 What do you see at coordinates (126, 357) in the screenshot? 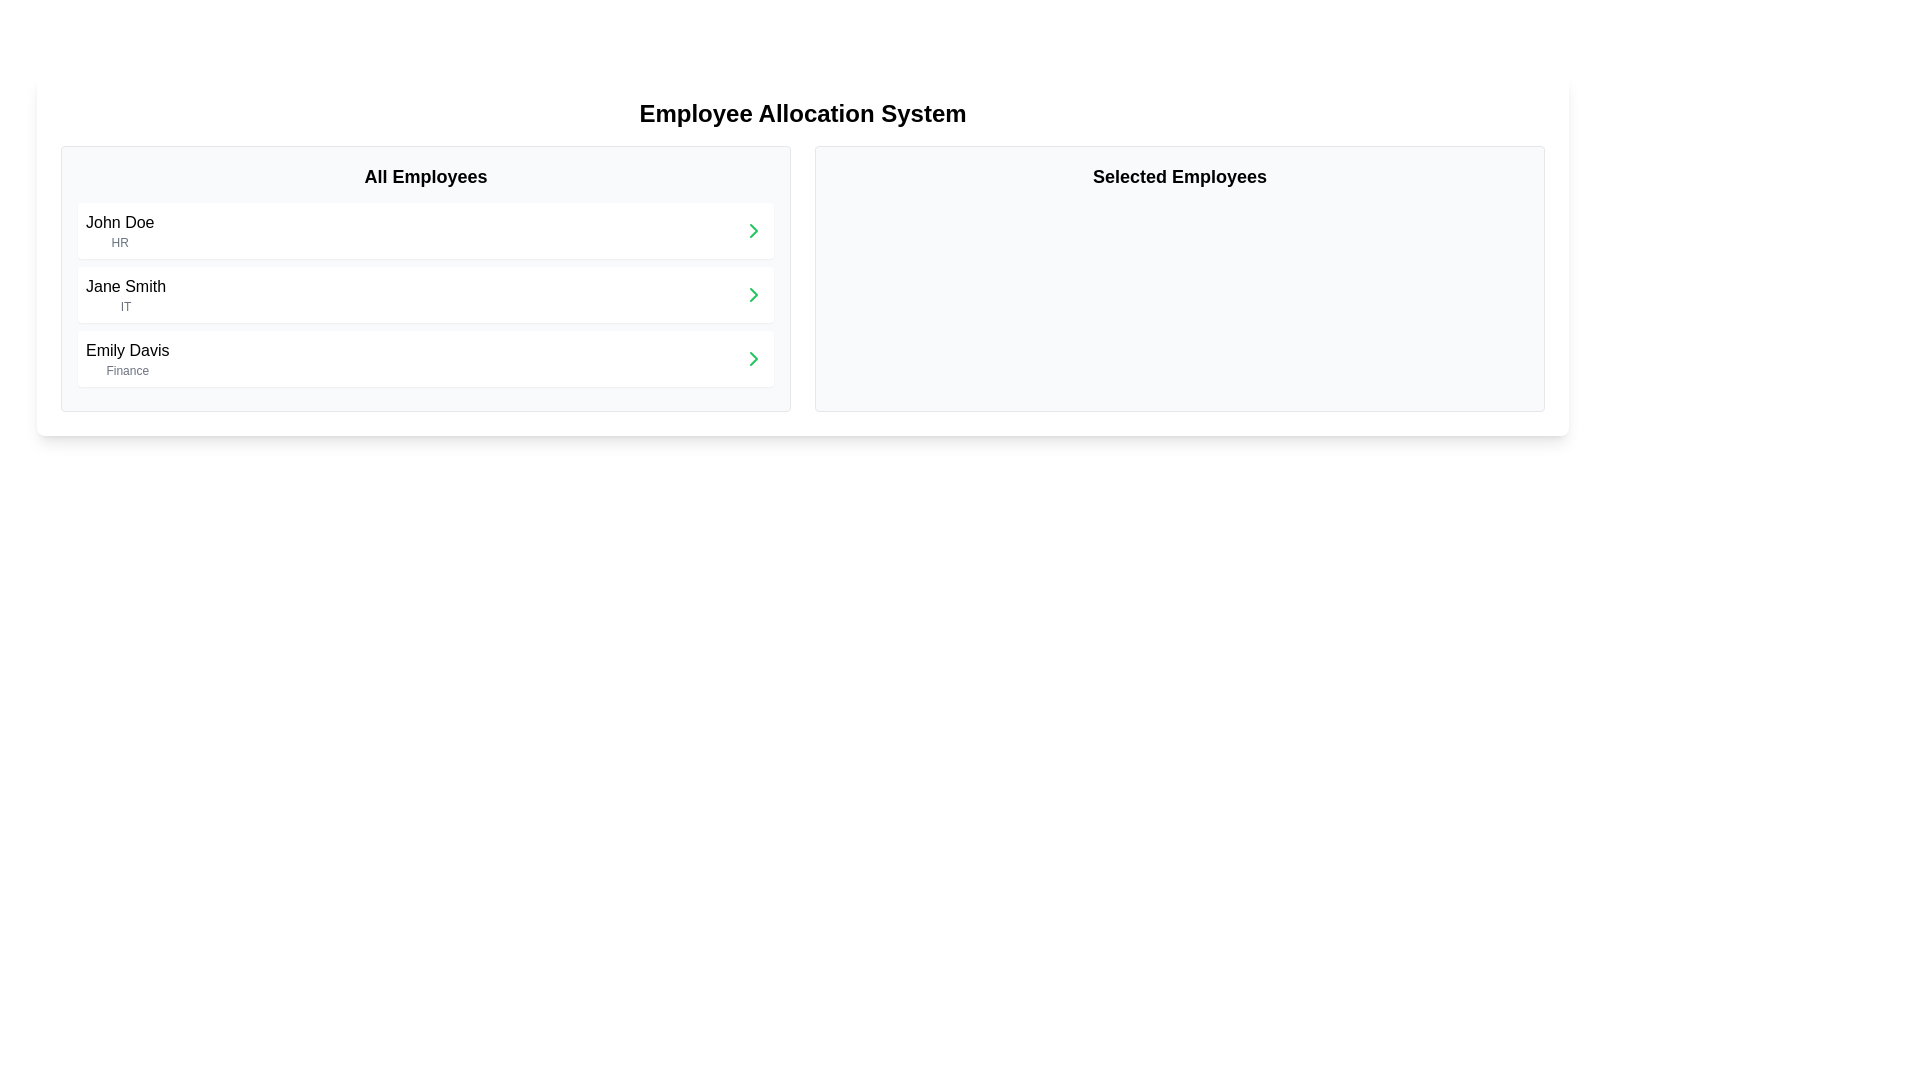
I see `the text block representing the employee's name and department details located in the third row of the 'All Employees' section` at bounding box center [126, 357].